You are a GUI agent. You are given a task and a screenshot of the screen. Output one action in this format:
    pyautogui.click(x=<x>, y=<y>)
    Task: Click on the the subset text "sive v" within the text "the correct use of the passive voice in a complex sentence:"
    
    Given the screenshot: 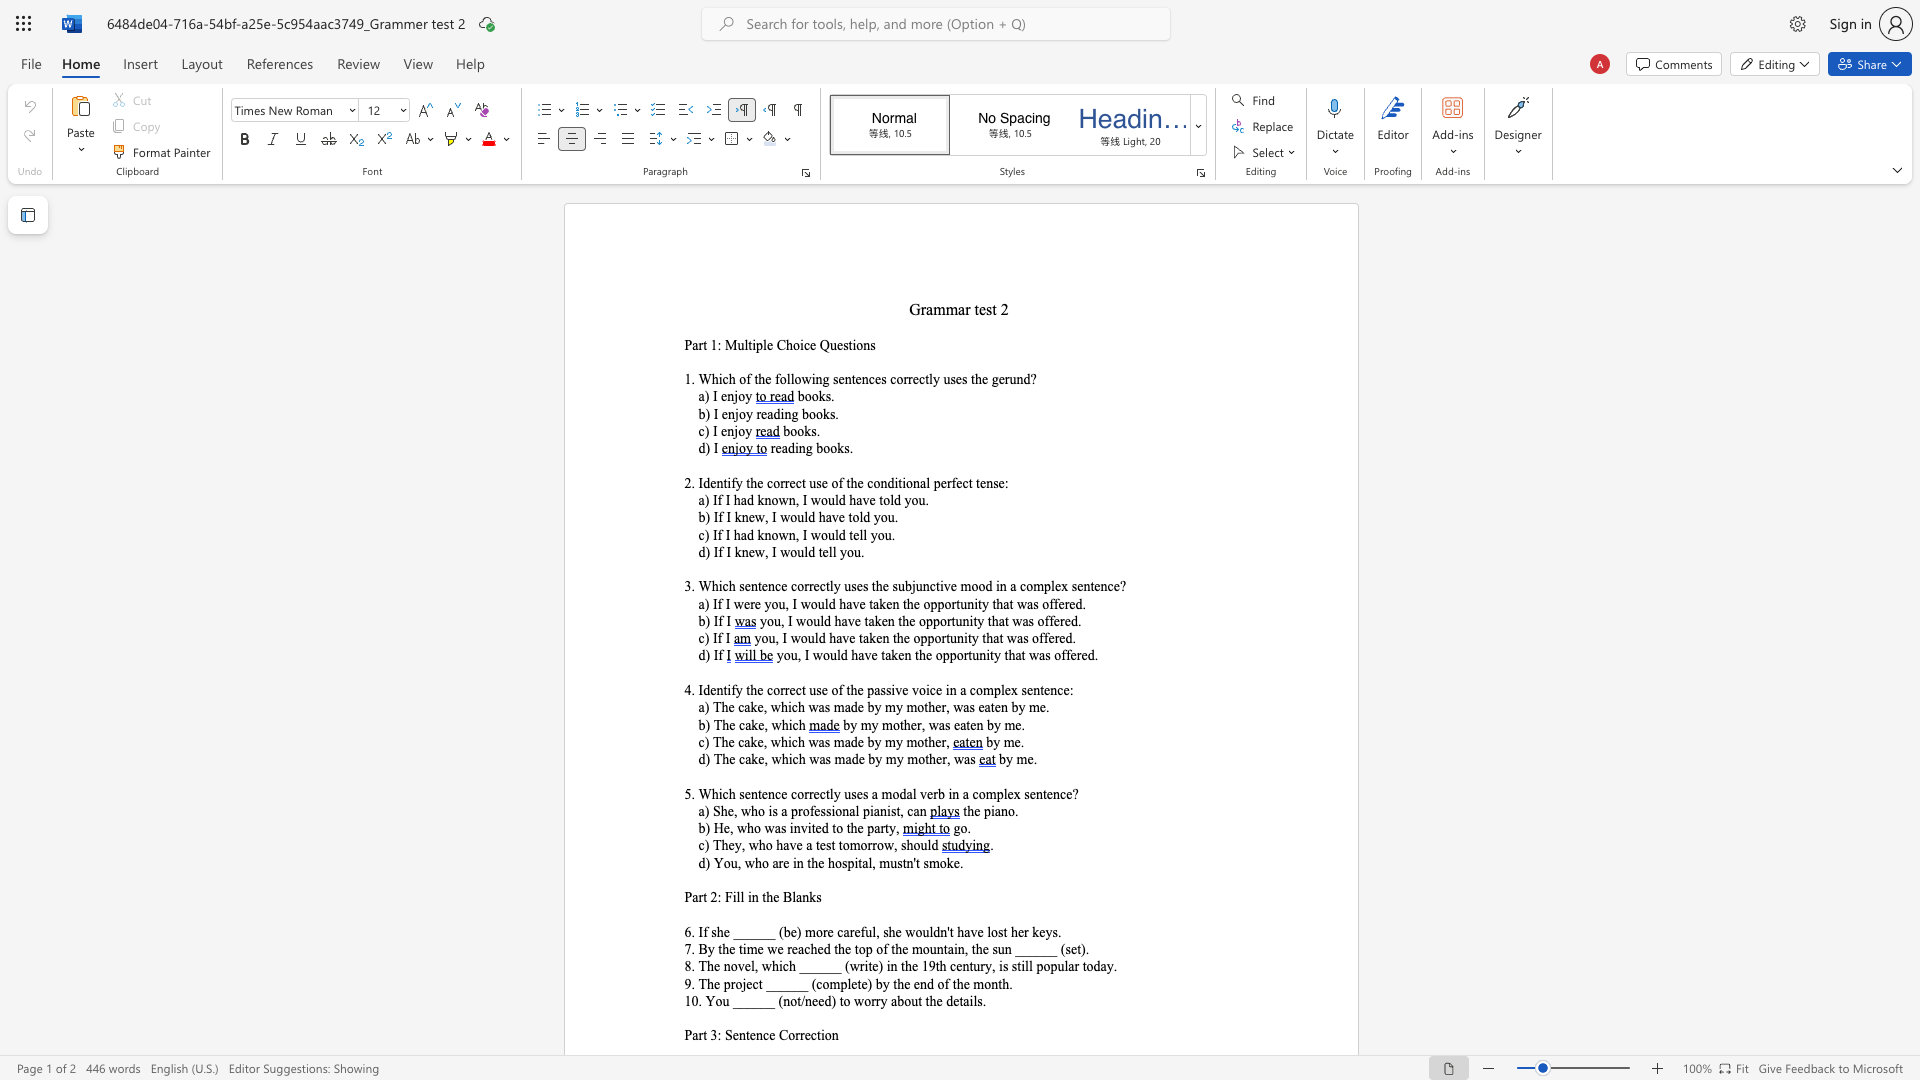 What is the action you would take?
    pyautogui.click(x=884, y=689)
    